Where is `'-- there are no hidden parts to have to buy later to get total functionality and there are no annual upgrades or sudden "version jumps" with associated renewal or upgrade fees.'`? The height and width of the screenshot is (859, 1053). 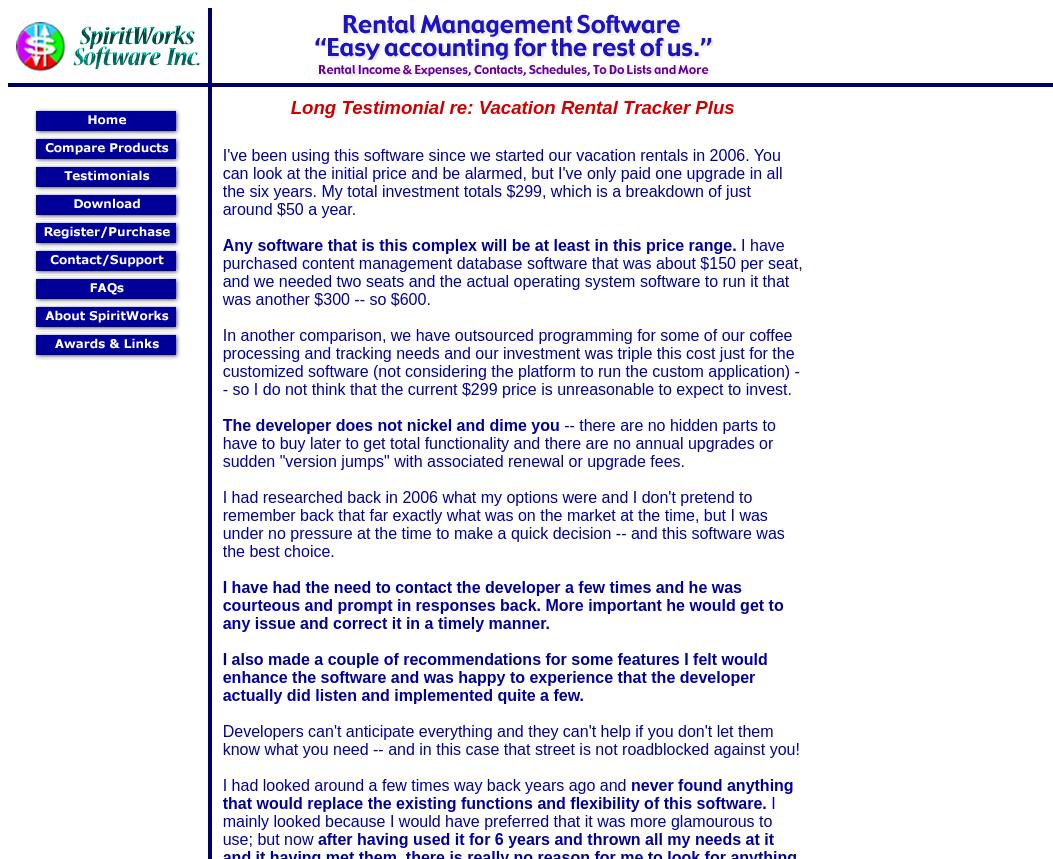
'-- there are no hidden parts to have to buy later to get total functionality and there are no annual upgrades or sudden "version jumps" with associated renewal or upgrade fees.' is located at coordinates (221, 441).